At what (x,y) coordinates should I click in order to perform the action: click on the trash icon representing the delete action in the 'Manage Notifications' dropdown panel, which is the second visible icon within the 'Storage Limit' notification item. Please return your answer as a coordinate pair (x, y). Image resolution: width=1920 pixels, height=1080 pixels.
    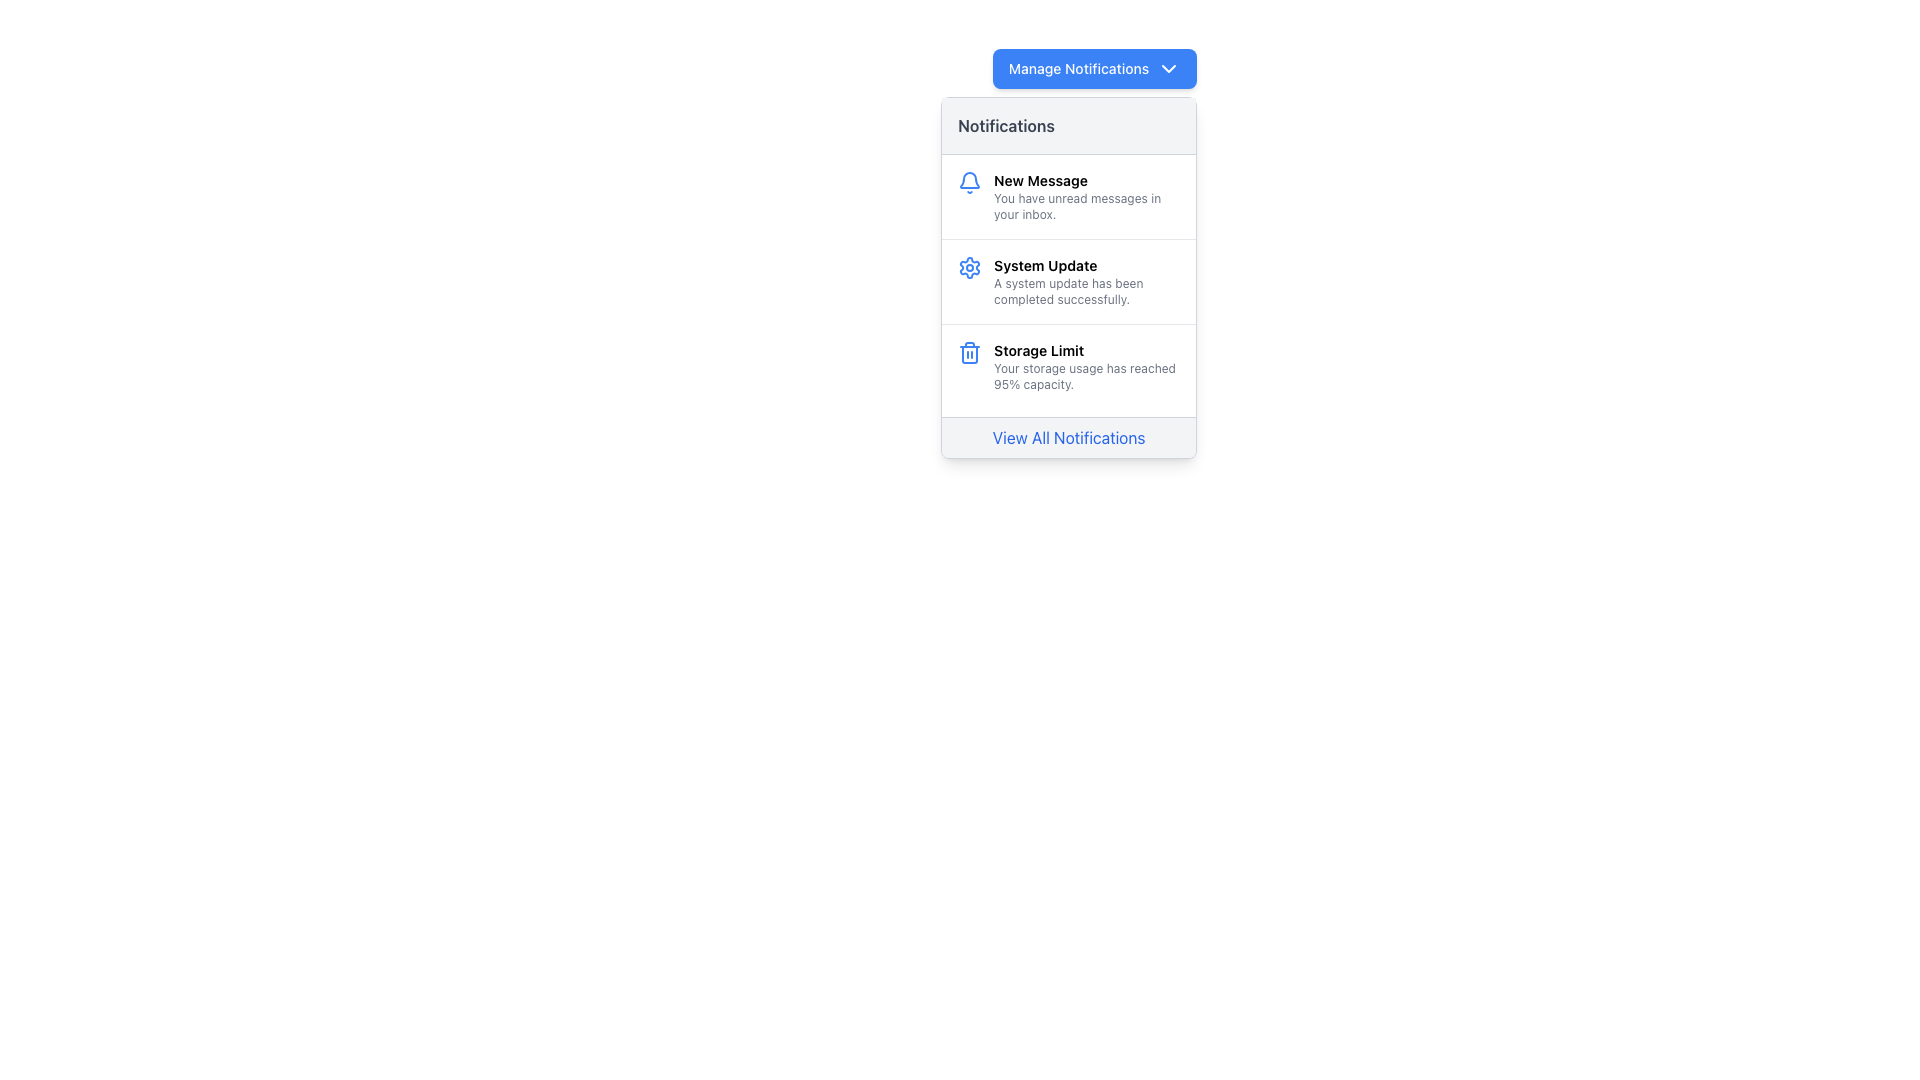
    Looking at the image, I should click on (969, 353).